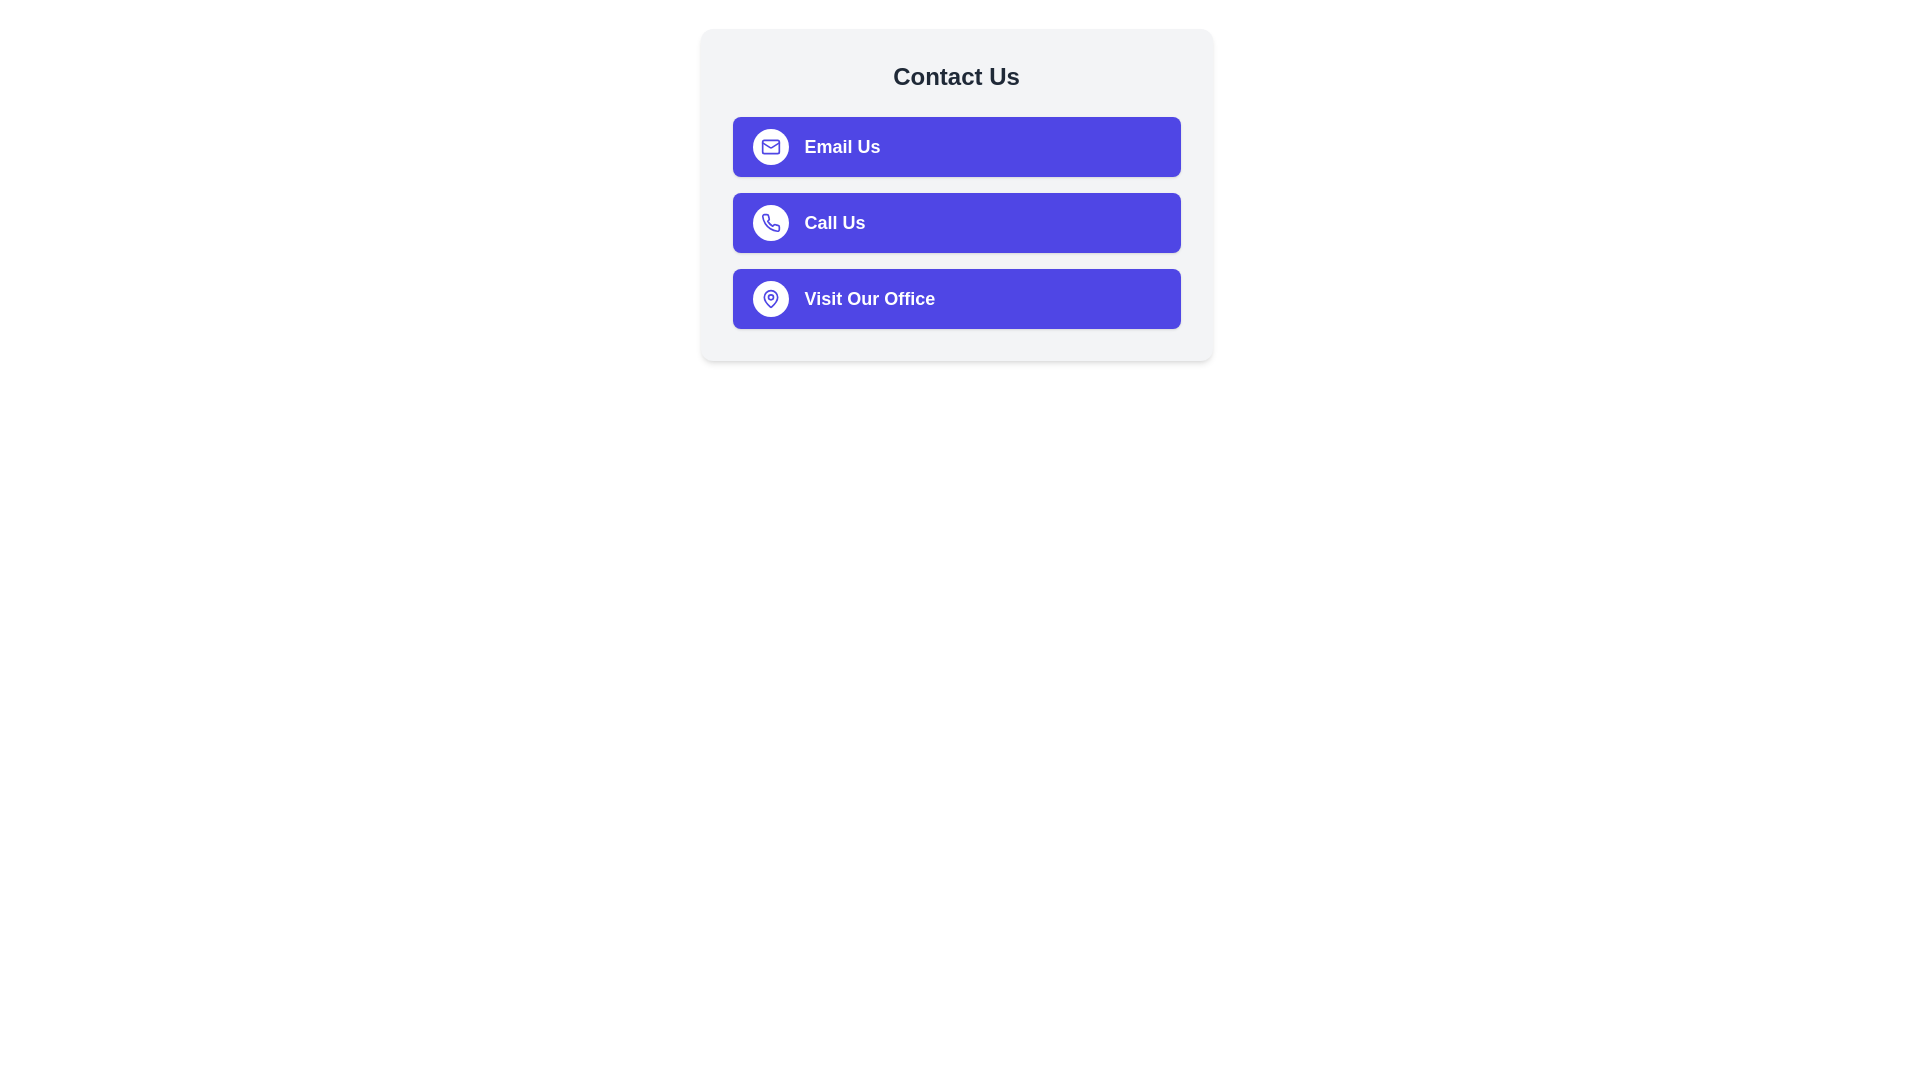 This screenshot has width=1920, height=1080. I want to click on the email icon located on the left side of the 'Email Us' button, which visually indicates its purpose related to email communication, so click(769, 144).